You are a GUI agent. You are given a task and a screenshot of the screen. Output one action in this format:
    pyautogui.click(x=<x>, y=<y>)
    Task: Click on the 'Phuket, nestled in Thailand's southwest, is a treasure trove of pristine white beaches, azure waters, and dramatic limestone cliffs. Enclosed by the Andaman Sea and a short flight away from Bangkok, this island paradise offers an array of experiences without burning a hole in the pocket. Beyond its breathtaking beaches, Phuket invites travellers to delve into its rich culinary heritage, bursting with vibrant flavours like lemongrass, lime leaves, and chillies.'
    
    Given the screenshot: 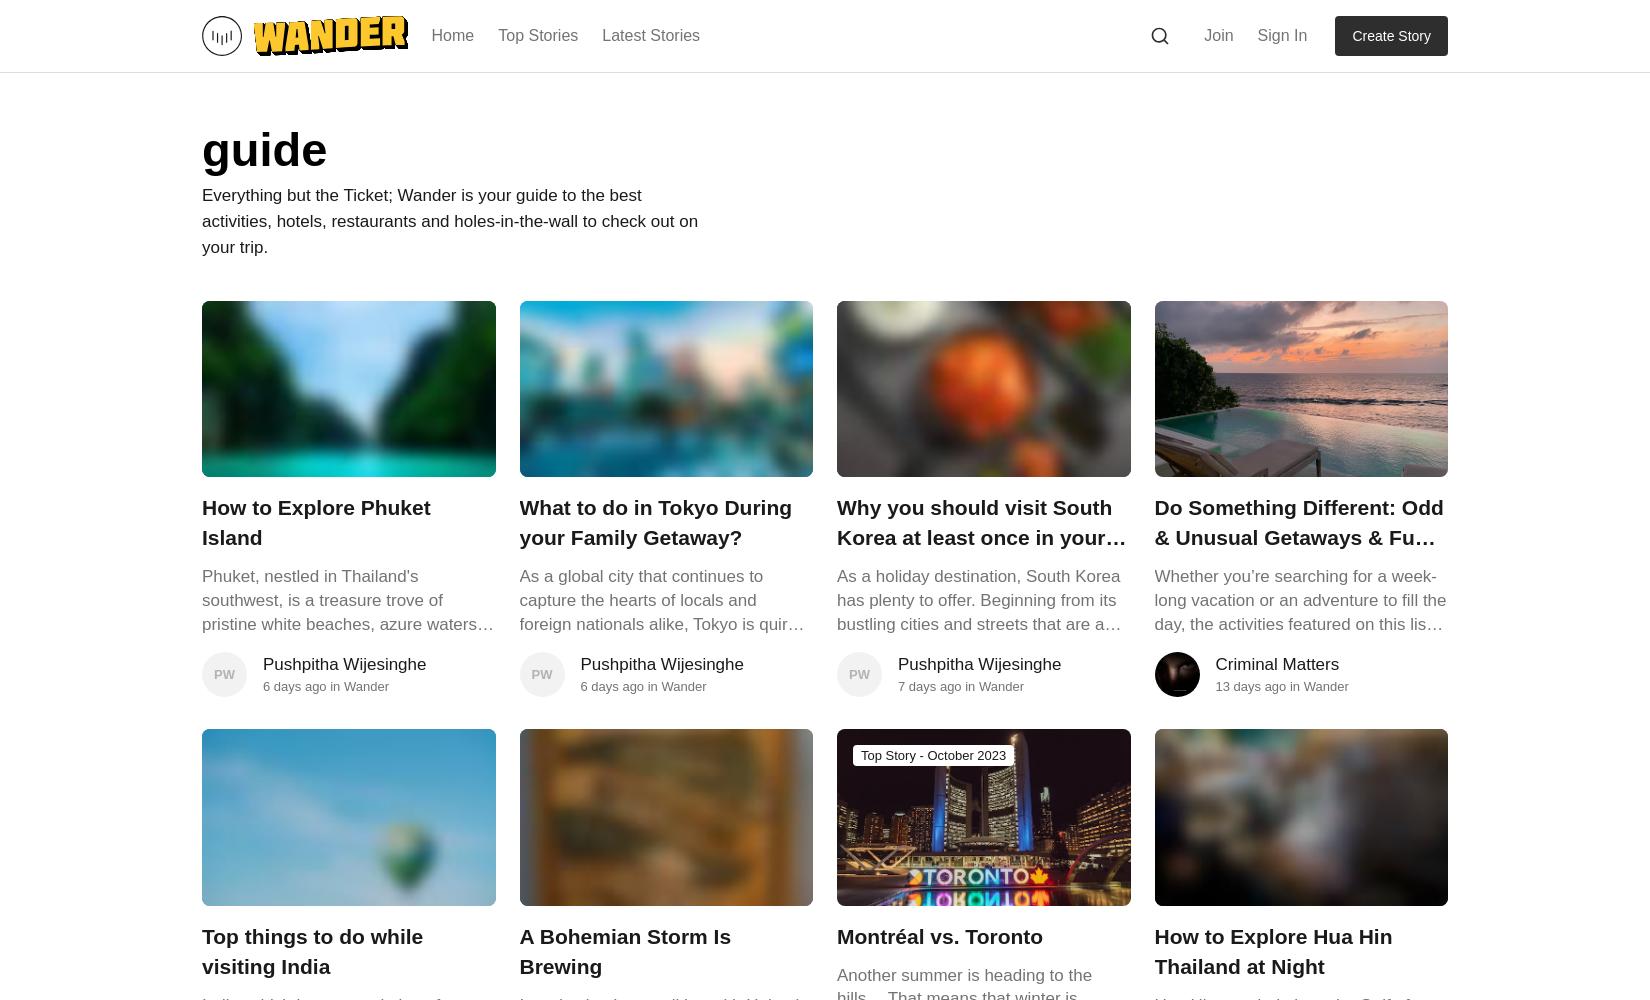 What is the action you would take?
    pyautogui.click(x=342, y=718)
    